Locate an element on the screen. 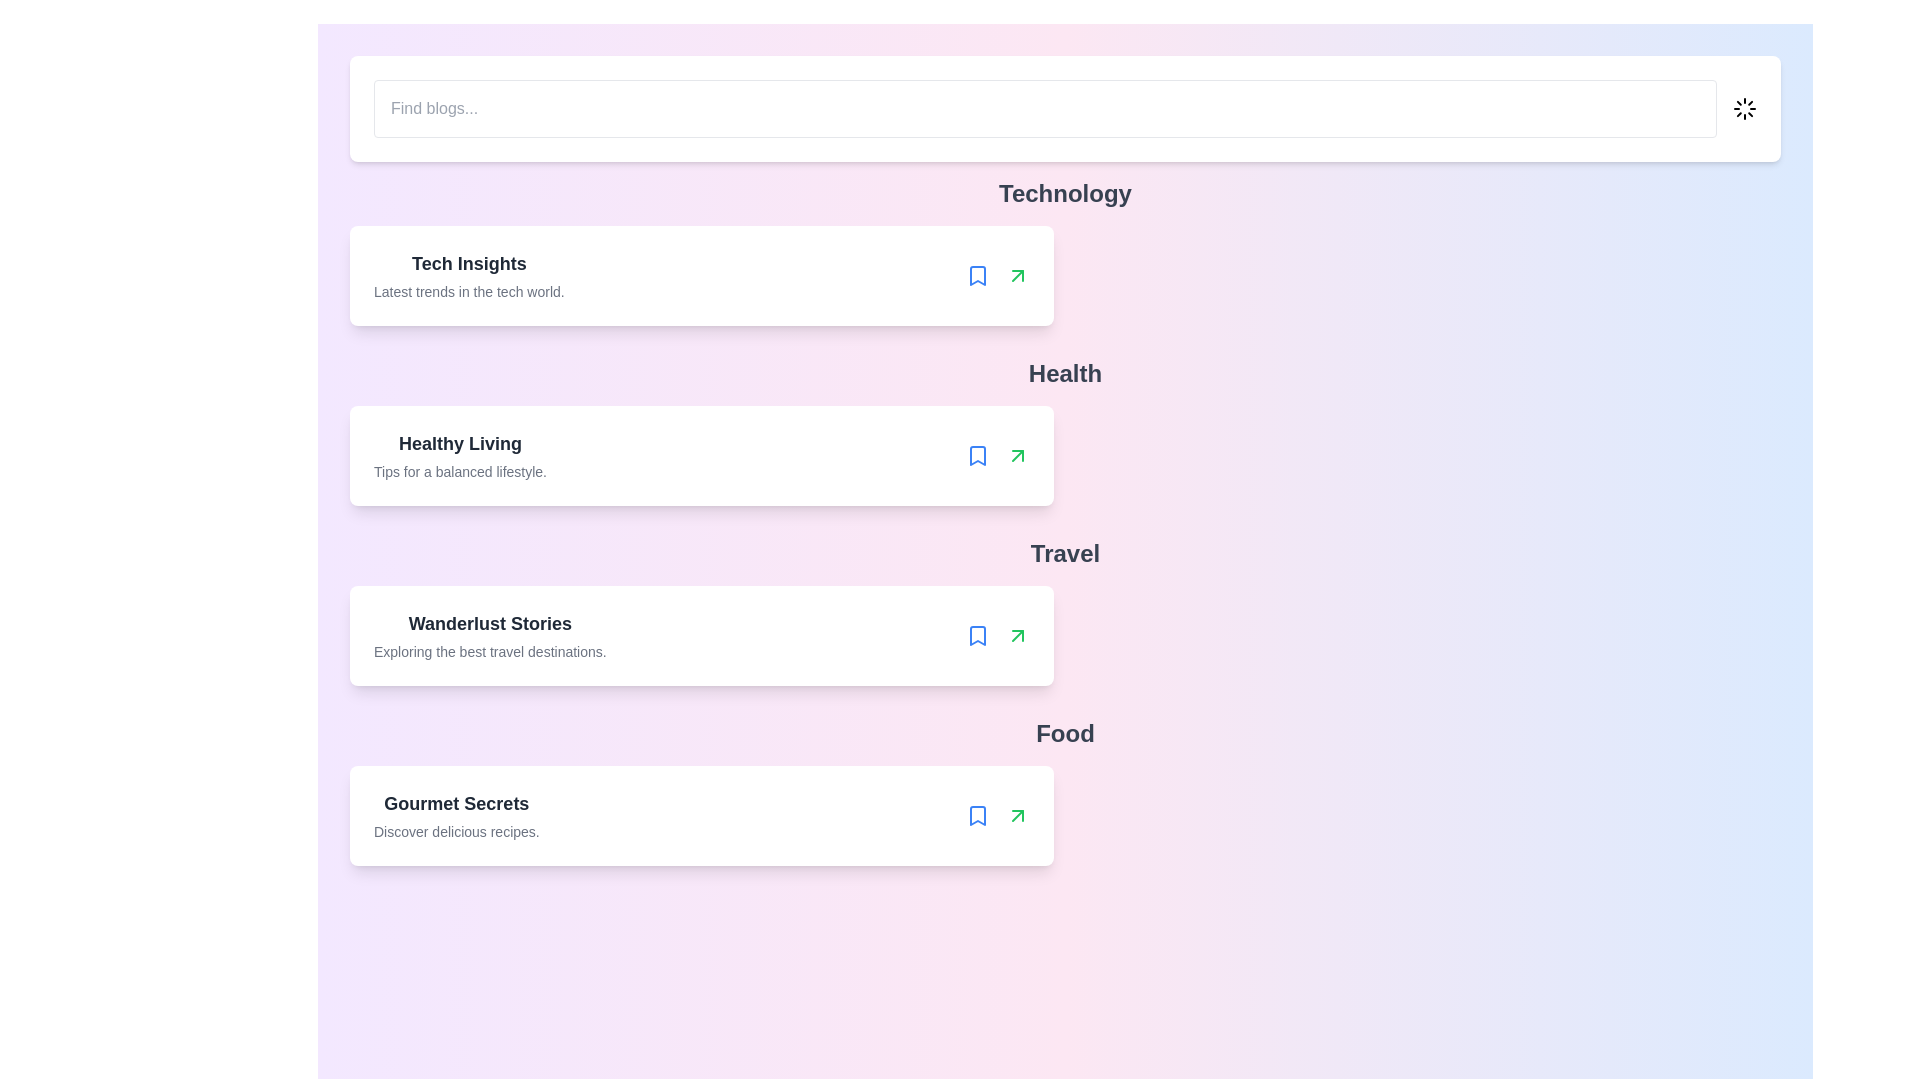 This screenshot has width=1920, height=1080. the arrow icon located to the right of the bookmark icon and aligned horizontally with the text 'Tech Insights' is located at coordinates (1017, 276).